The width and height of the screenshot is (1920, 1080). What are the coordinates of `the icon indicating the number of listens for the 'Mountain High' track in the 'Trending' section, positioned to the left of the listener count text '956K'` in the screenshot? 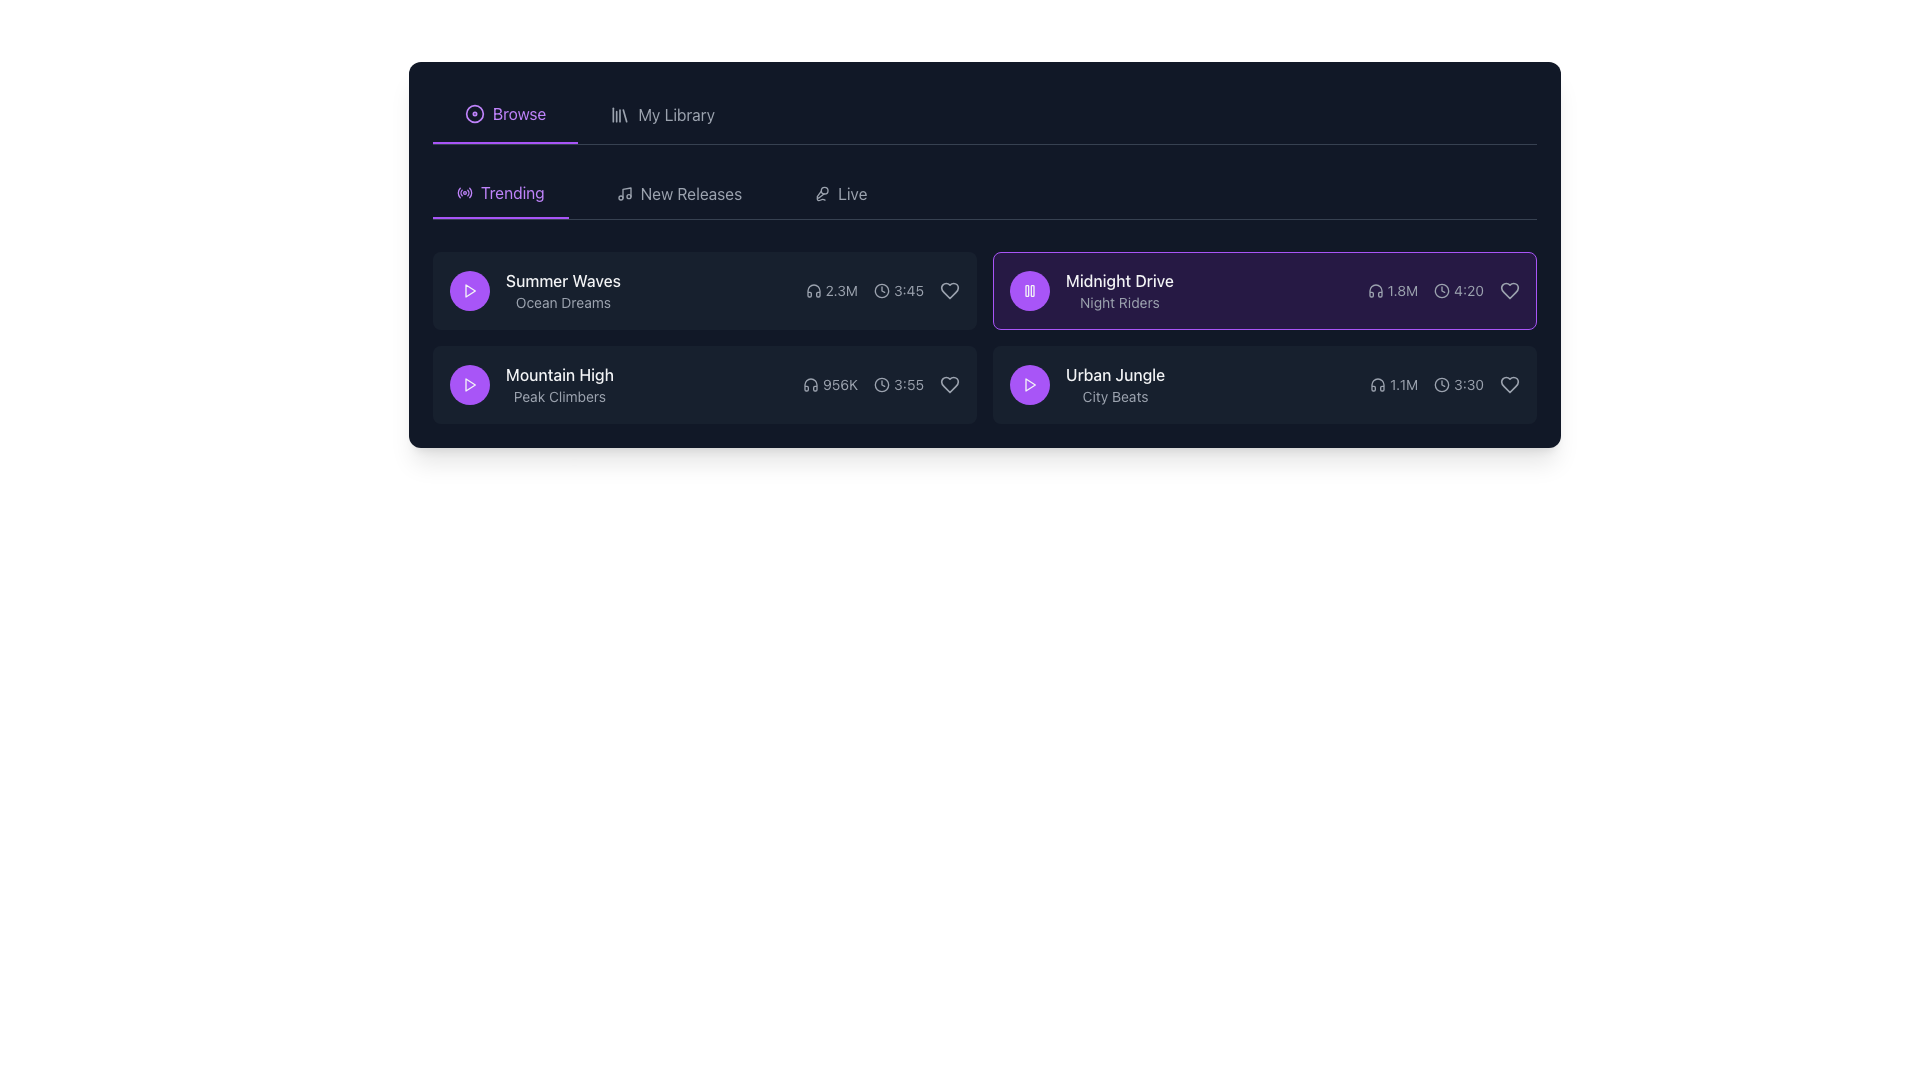 It's located at (811, 385).